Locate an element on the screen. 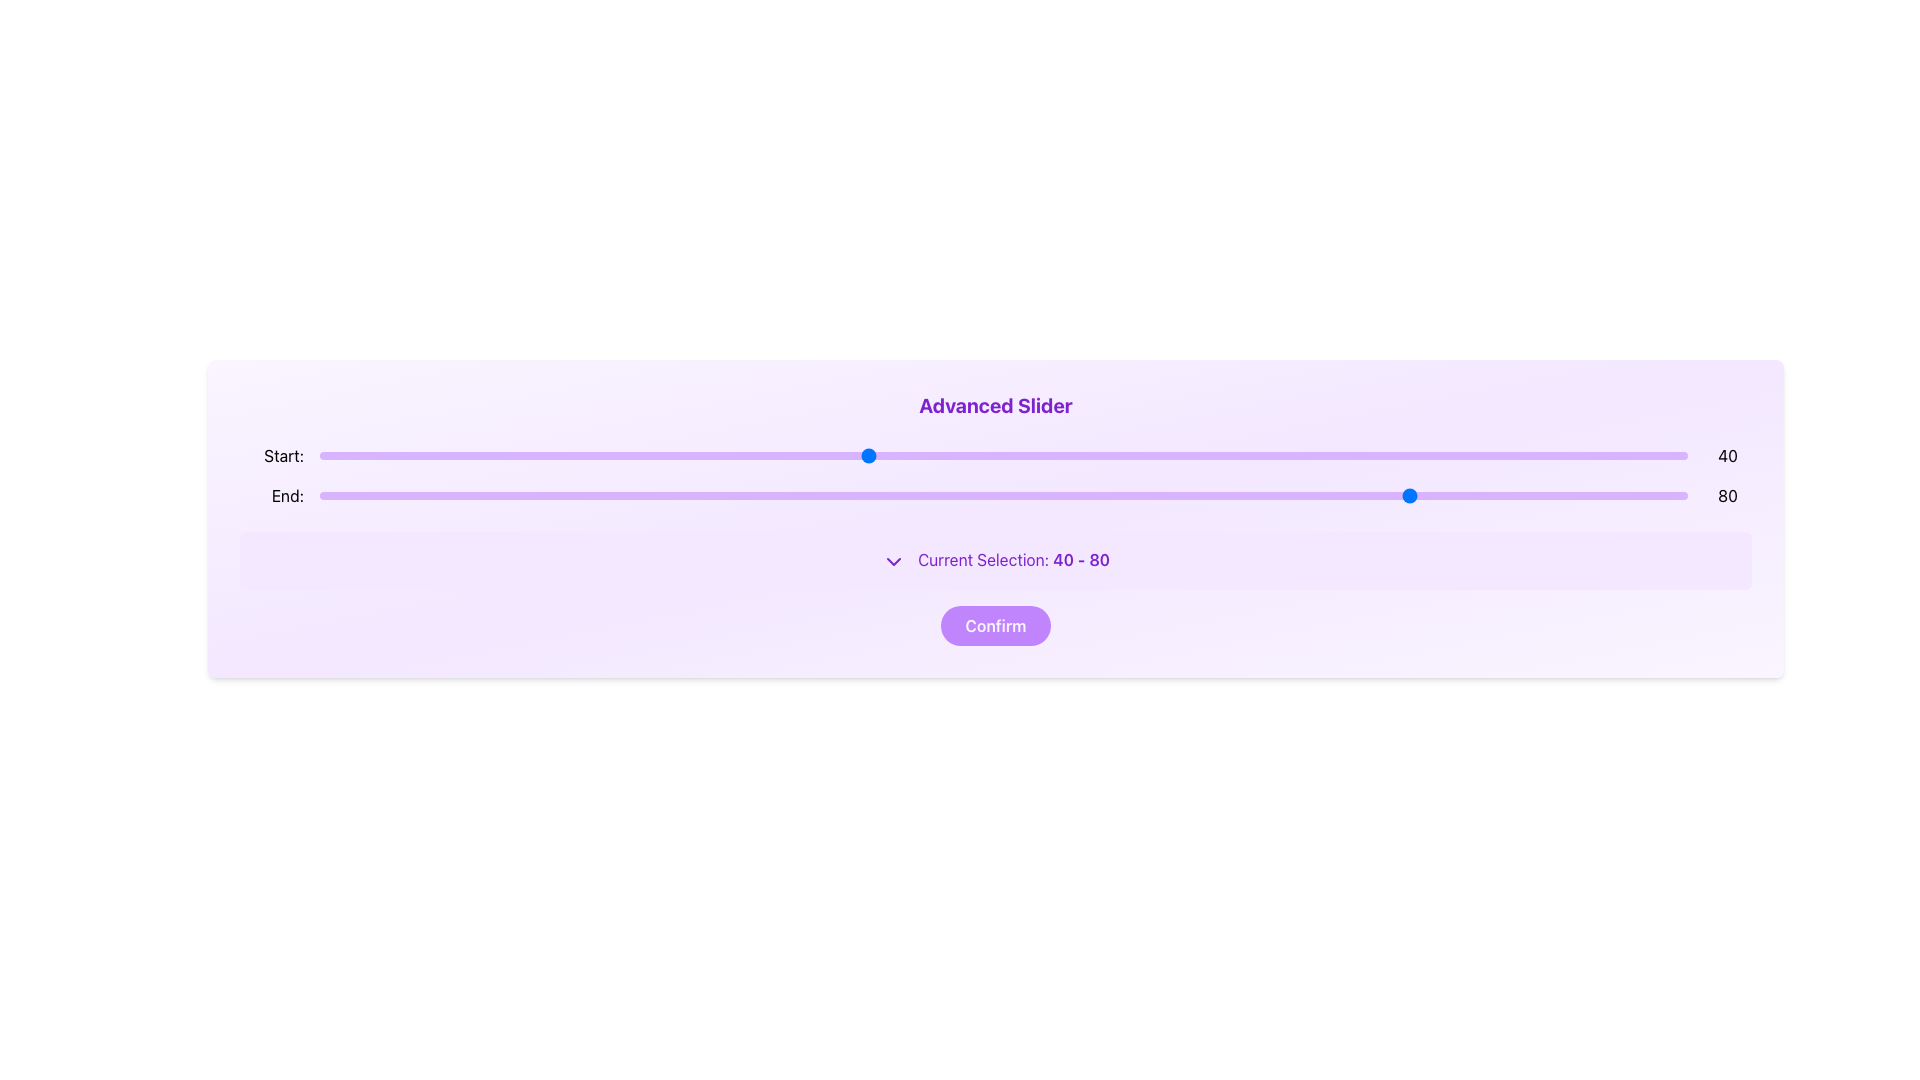  the 'End' value is located at coordinates (578, 495).